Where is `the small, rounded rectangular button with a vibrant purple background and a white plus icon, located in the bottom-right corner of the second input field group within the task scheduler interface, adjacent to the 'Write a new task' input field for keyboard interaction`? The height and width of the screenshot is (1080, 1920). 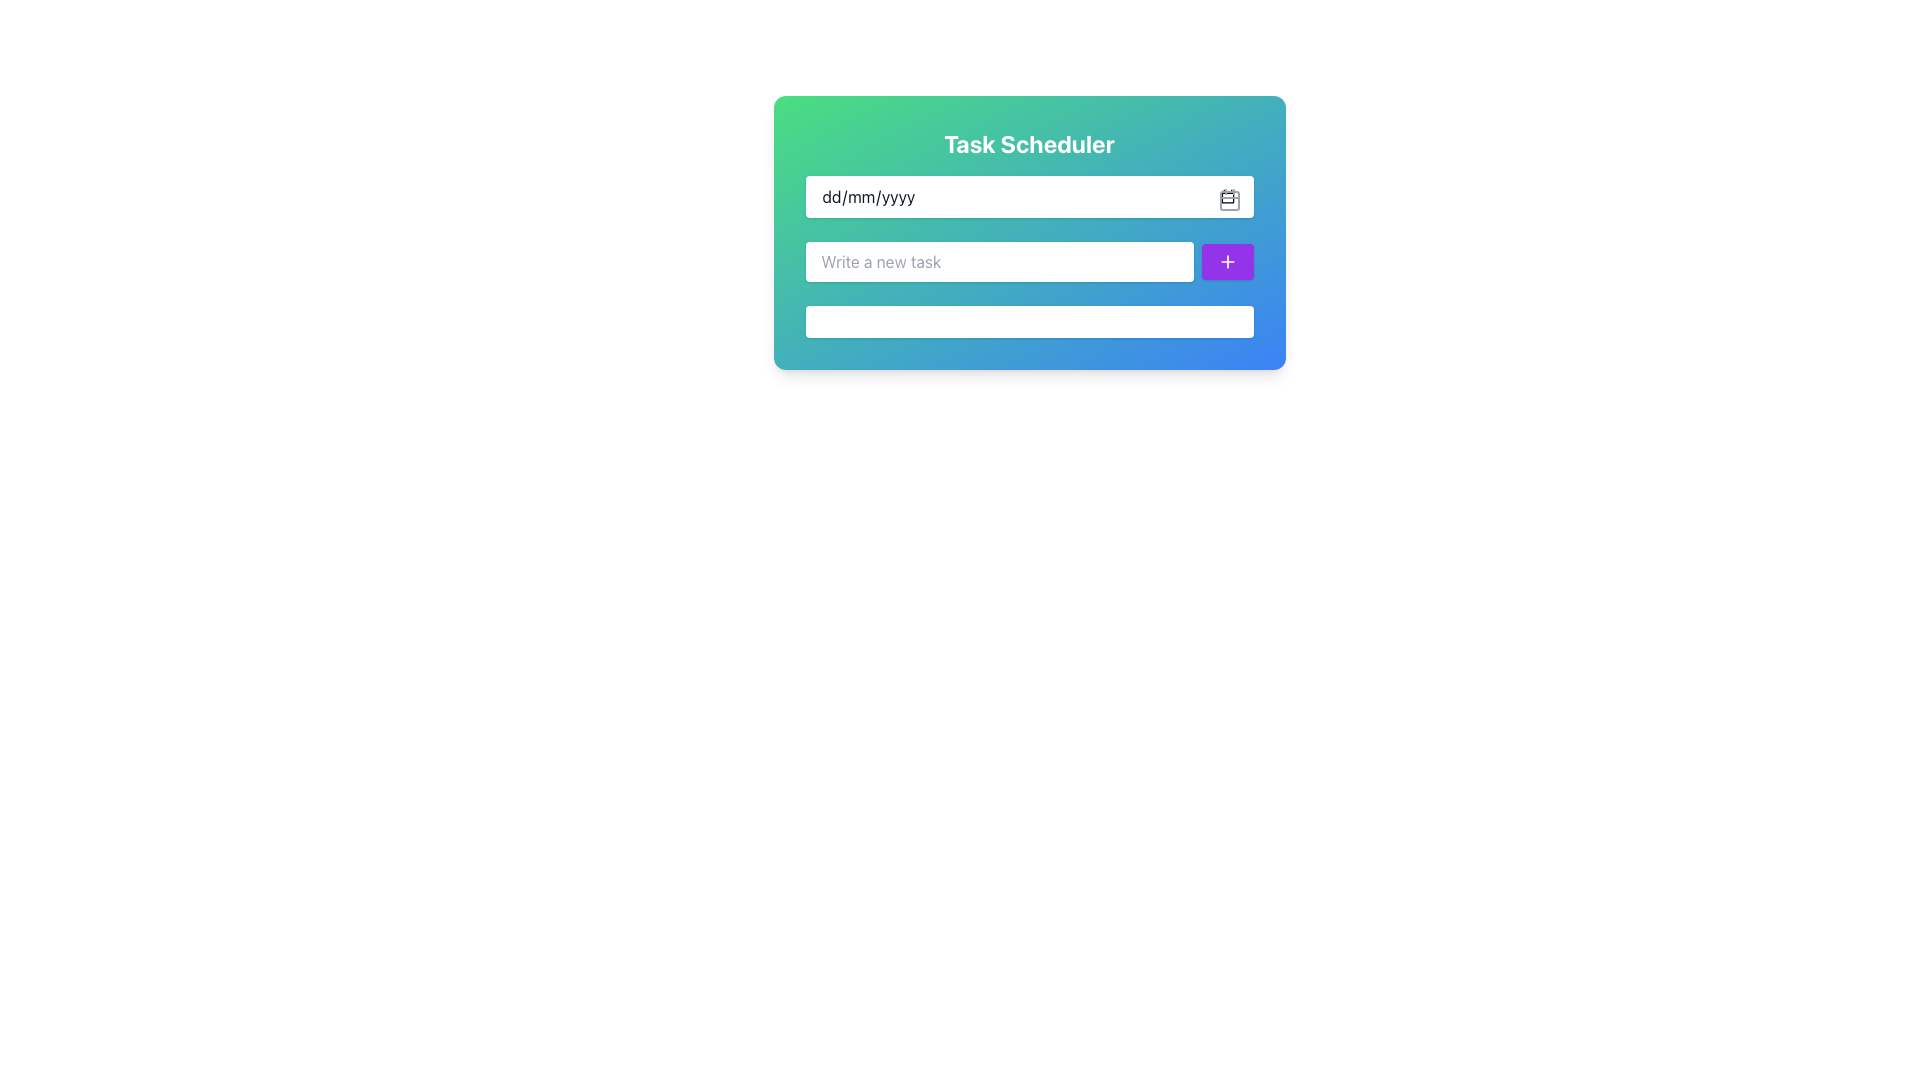 the small, rounded rectangular button with a vibrant purple background and a white plus icon, located in the bottom-right corner of the second input field group within the task scheduler interface, adjacent to the 'Write a new task' input field for keyboard interaction is located at coordinates (1226, 261).